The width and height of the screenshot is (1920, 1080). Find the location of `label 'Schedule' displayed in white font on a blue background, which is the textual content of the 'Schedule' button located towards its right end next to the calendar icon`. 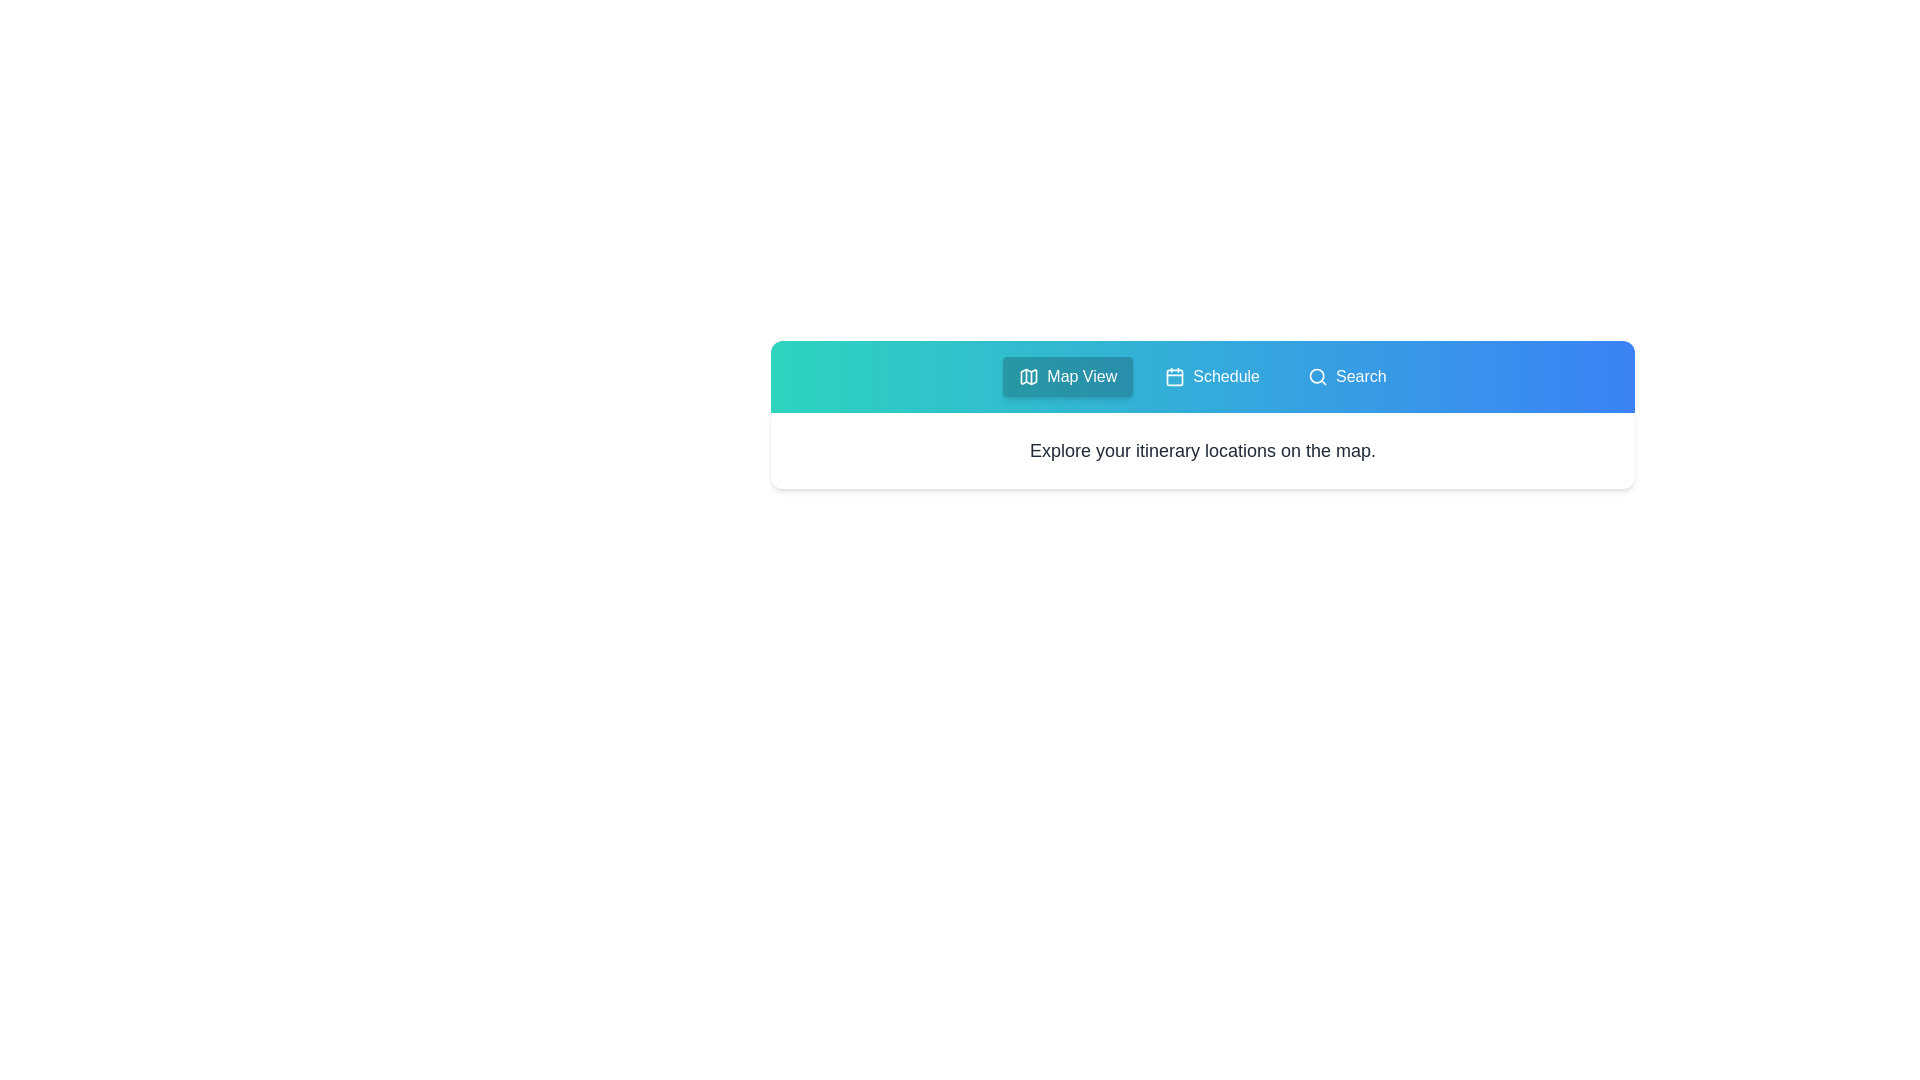

label 'Schedule' displayed in white font on a blue background, which is the textual content of the 'Schedule' button located towards its right end next to the calendar icon is located at coordinates (1225, 377).